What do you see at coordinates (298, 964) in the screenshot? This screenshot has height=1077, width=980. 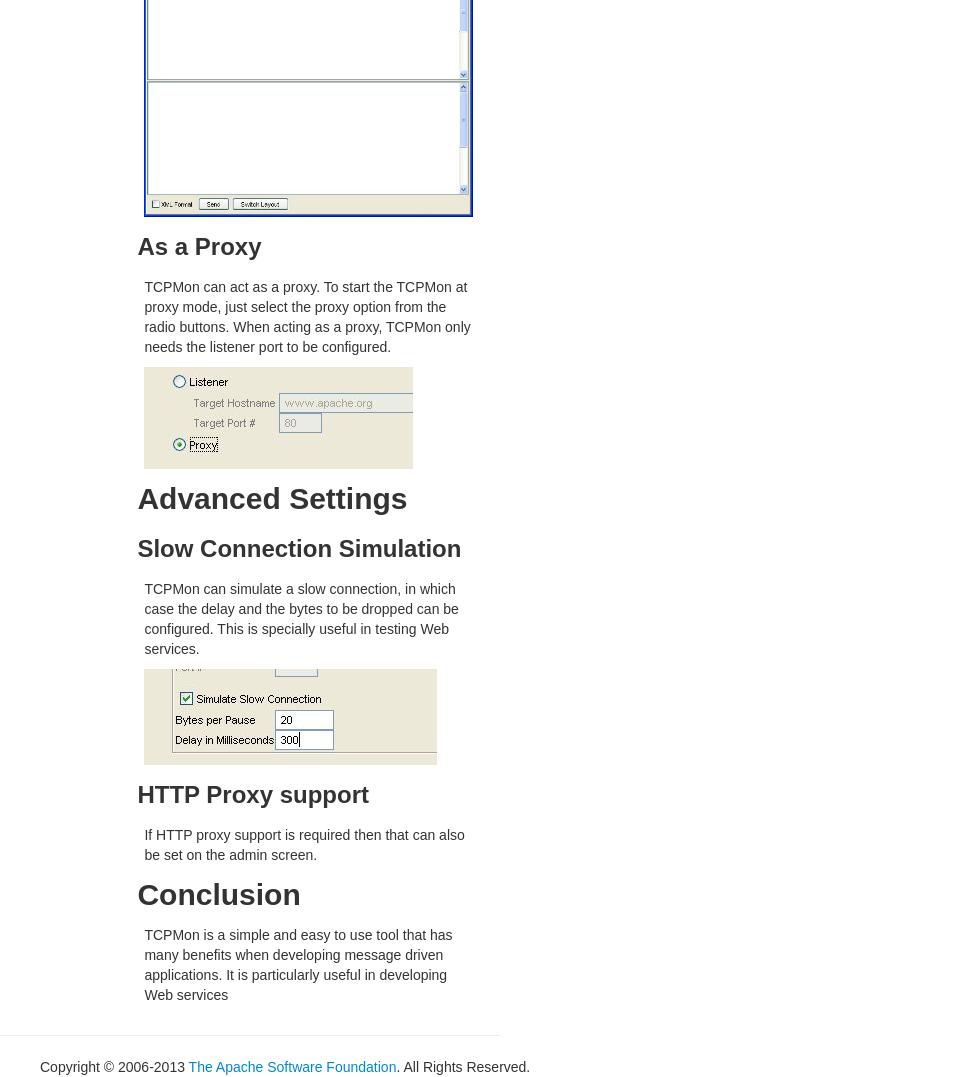 I see `'TCPMon is a simple and easy to use tool that has many benefits when
developing message driven applications. It is particularly useful in
developing Web services'` at bounding box center [298, 964].